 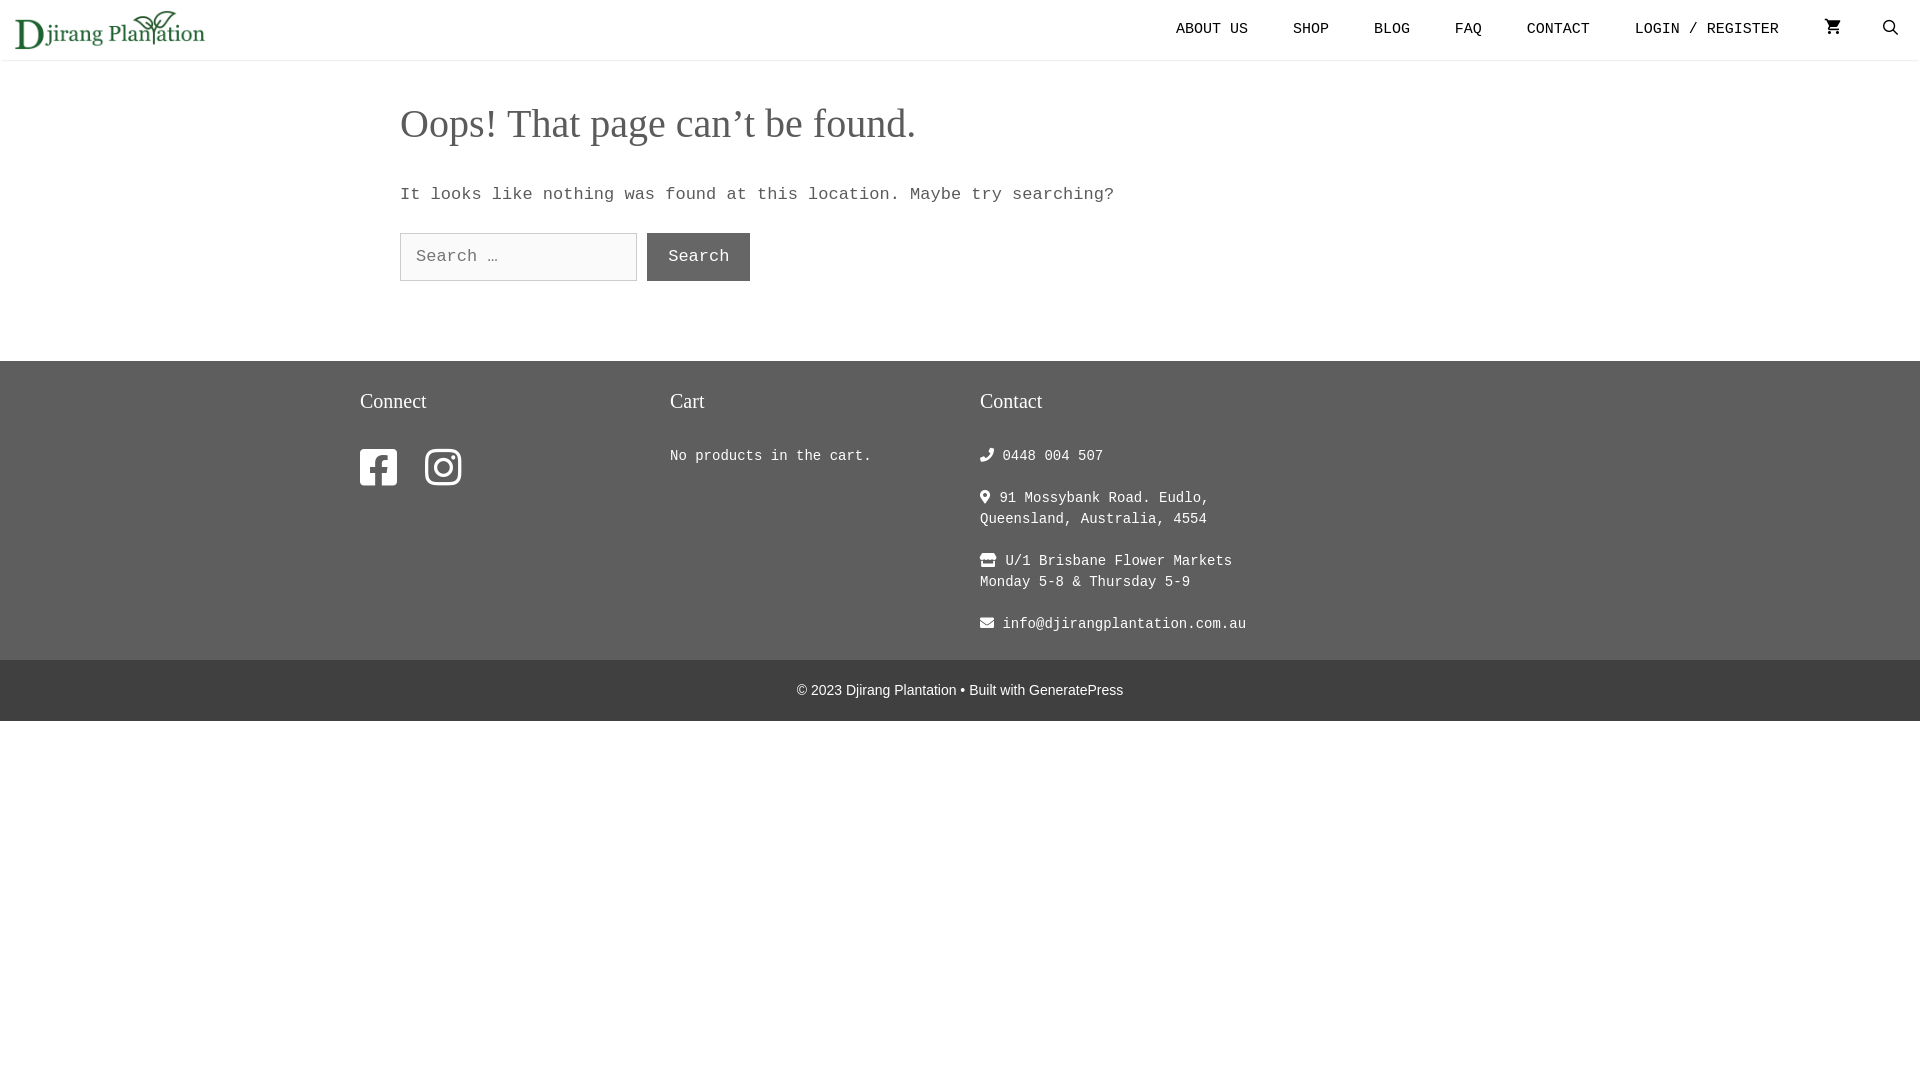 What do you see at coordinates (1271, 30) in the screenshot?
I see `'SHOP'` at bounding box center [1271, 30].